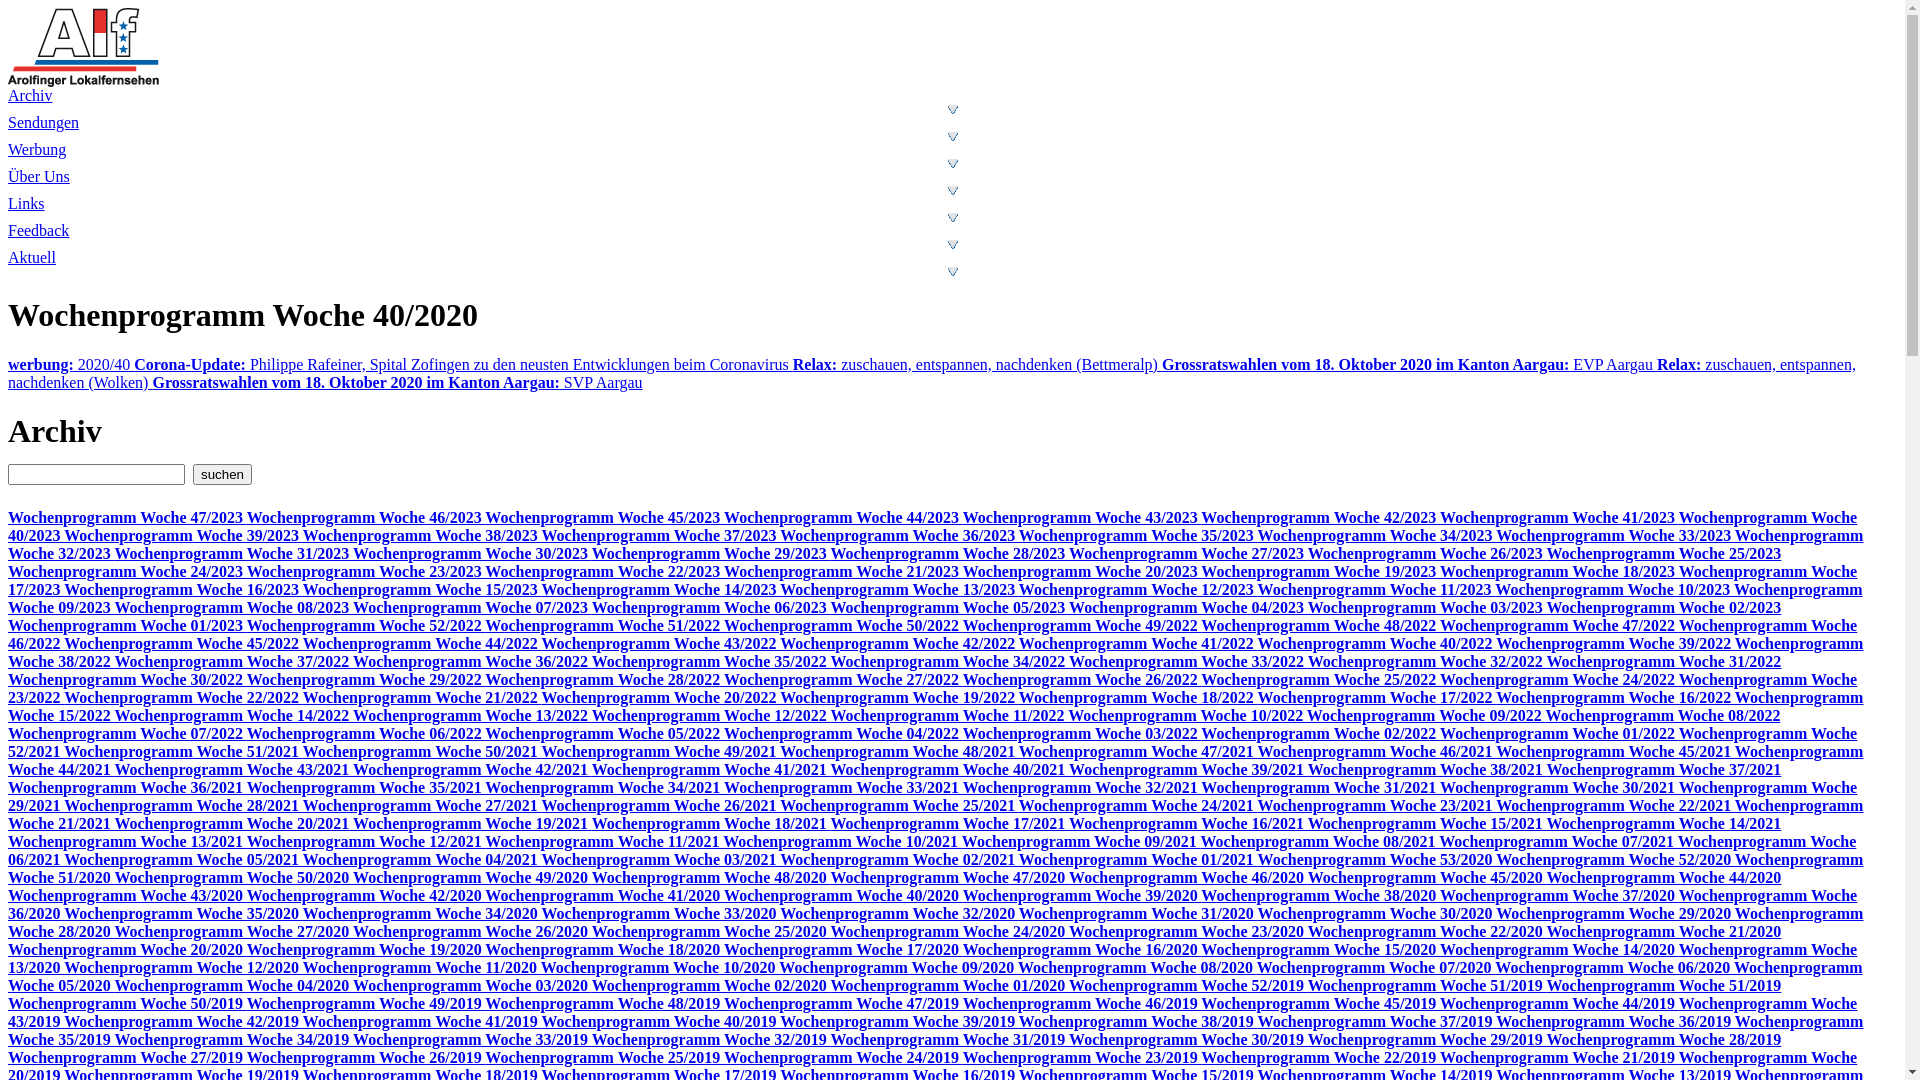  Describe the element at coordinates (603, 516) in the screenshot. I see `'Wochenprogramm Woche 45/2023'` at that location.